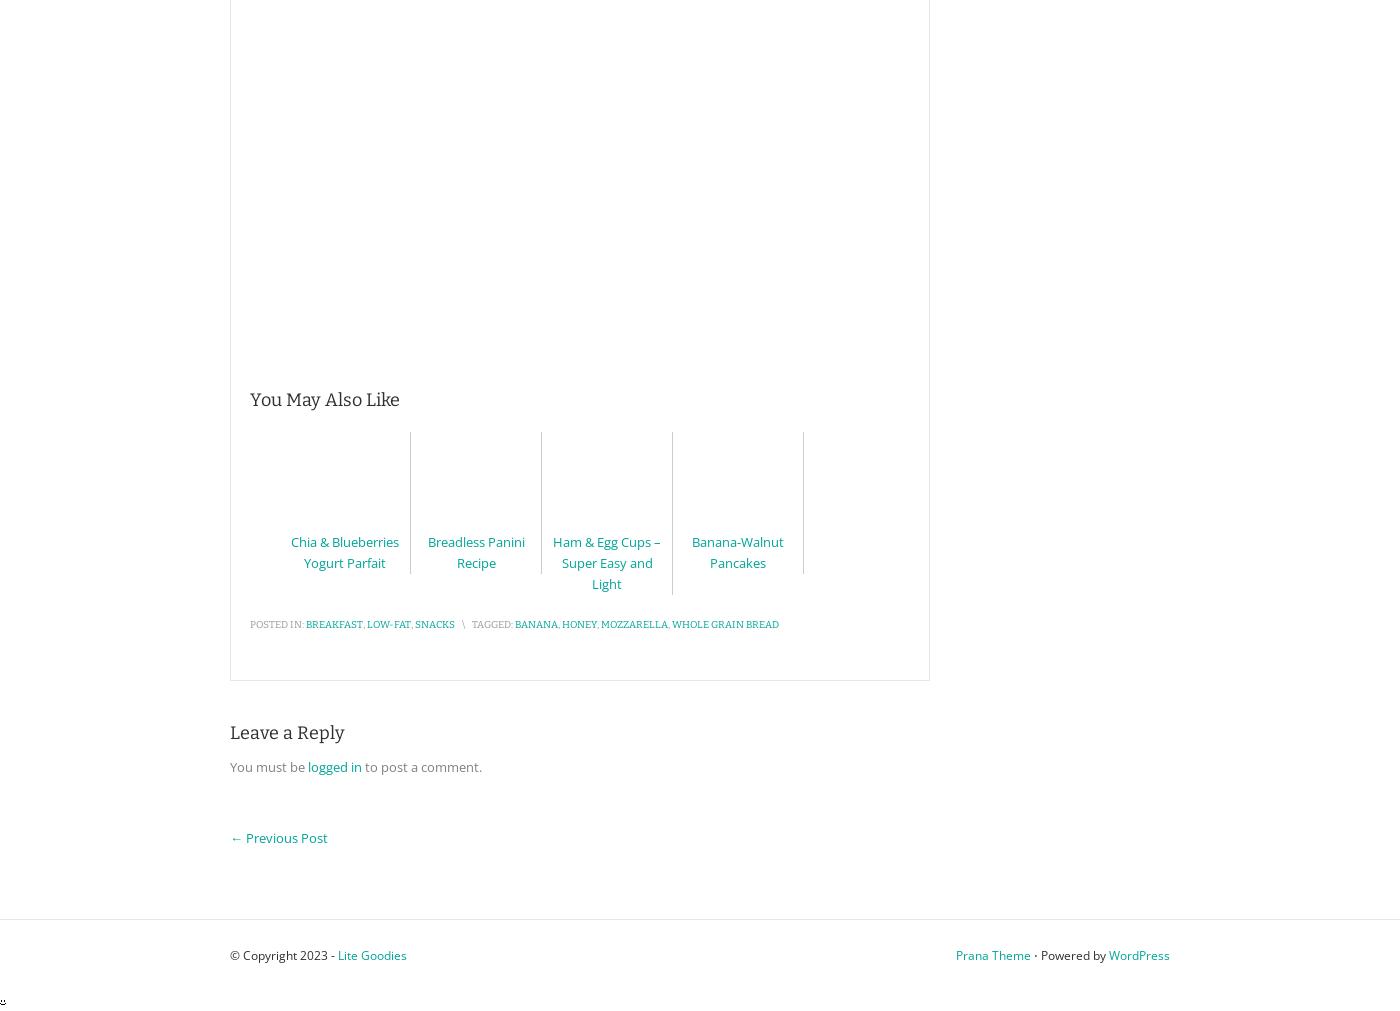  I want to click on 'Snacks', so click(434, 625).